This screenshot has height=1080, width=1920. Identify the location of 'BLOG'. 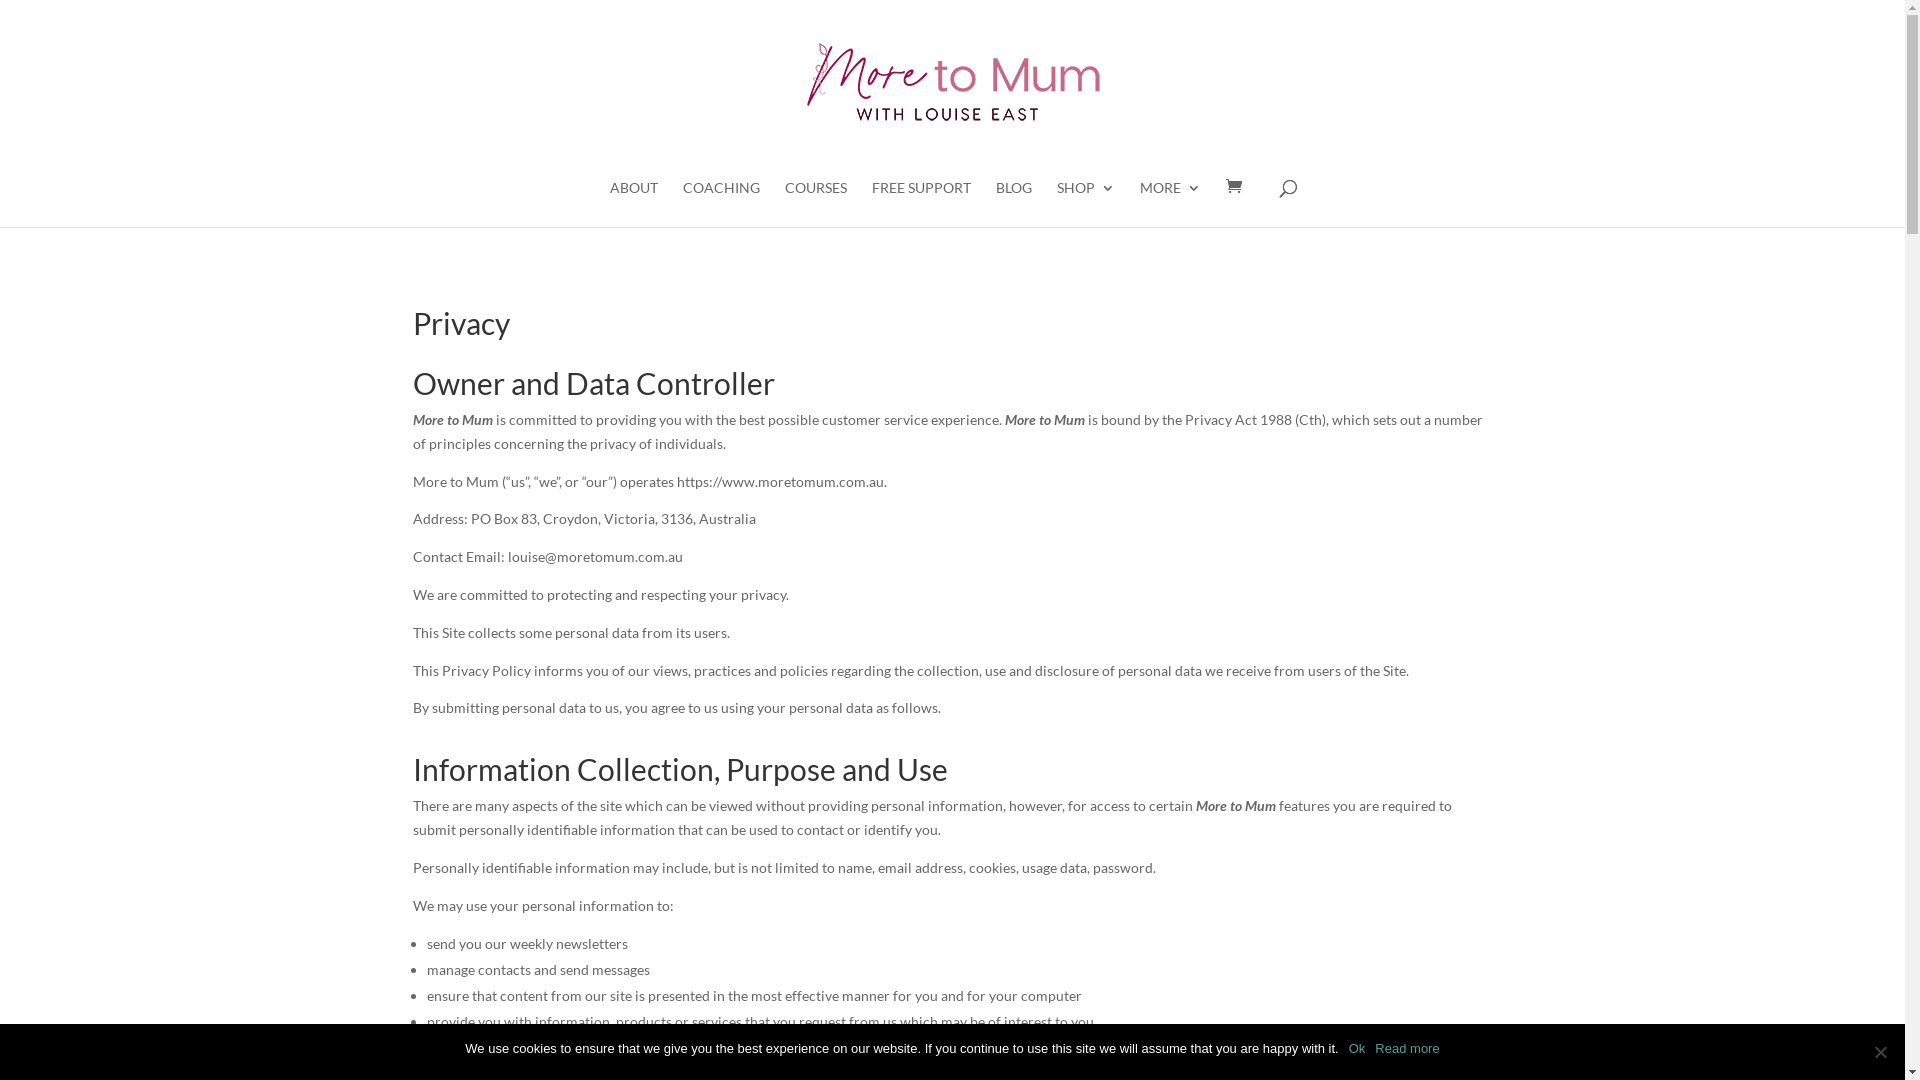
(1013, 204).